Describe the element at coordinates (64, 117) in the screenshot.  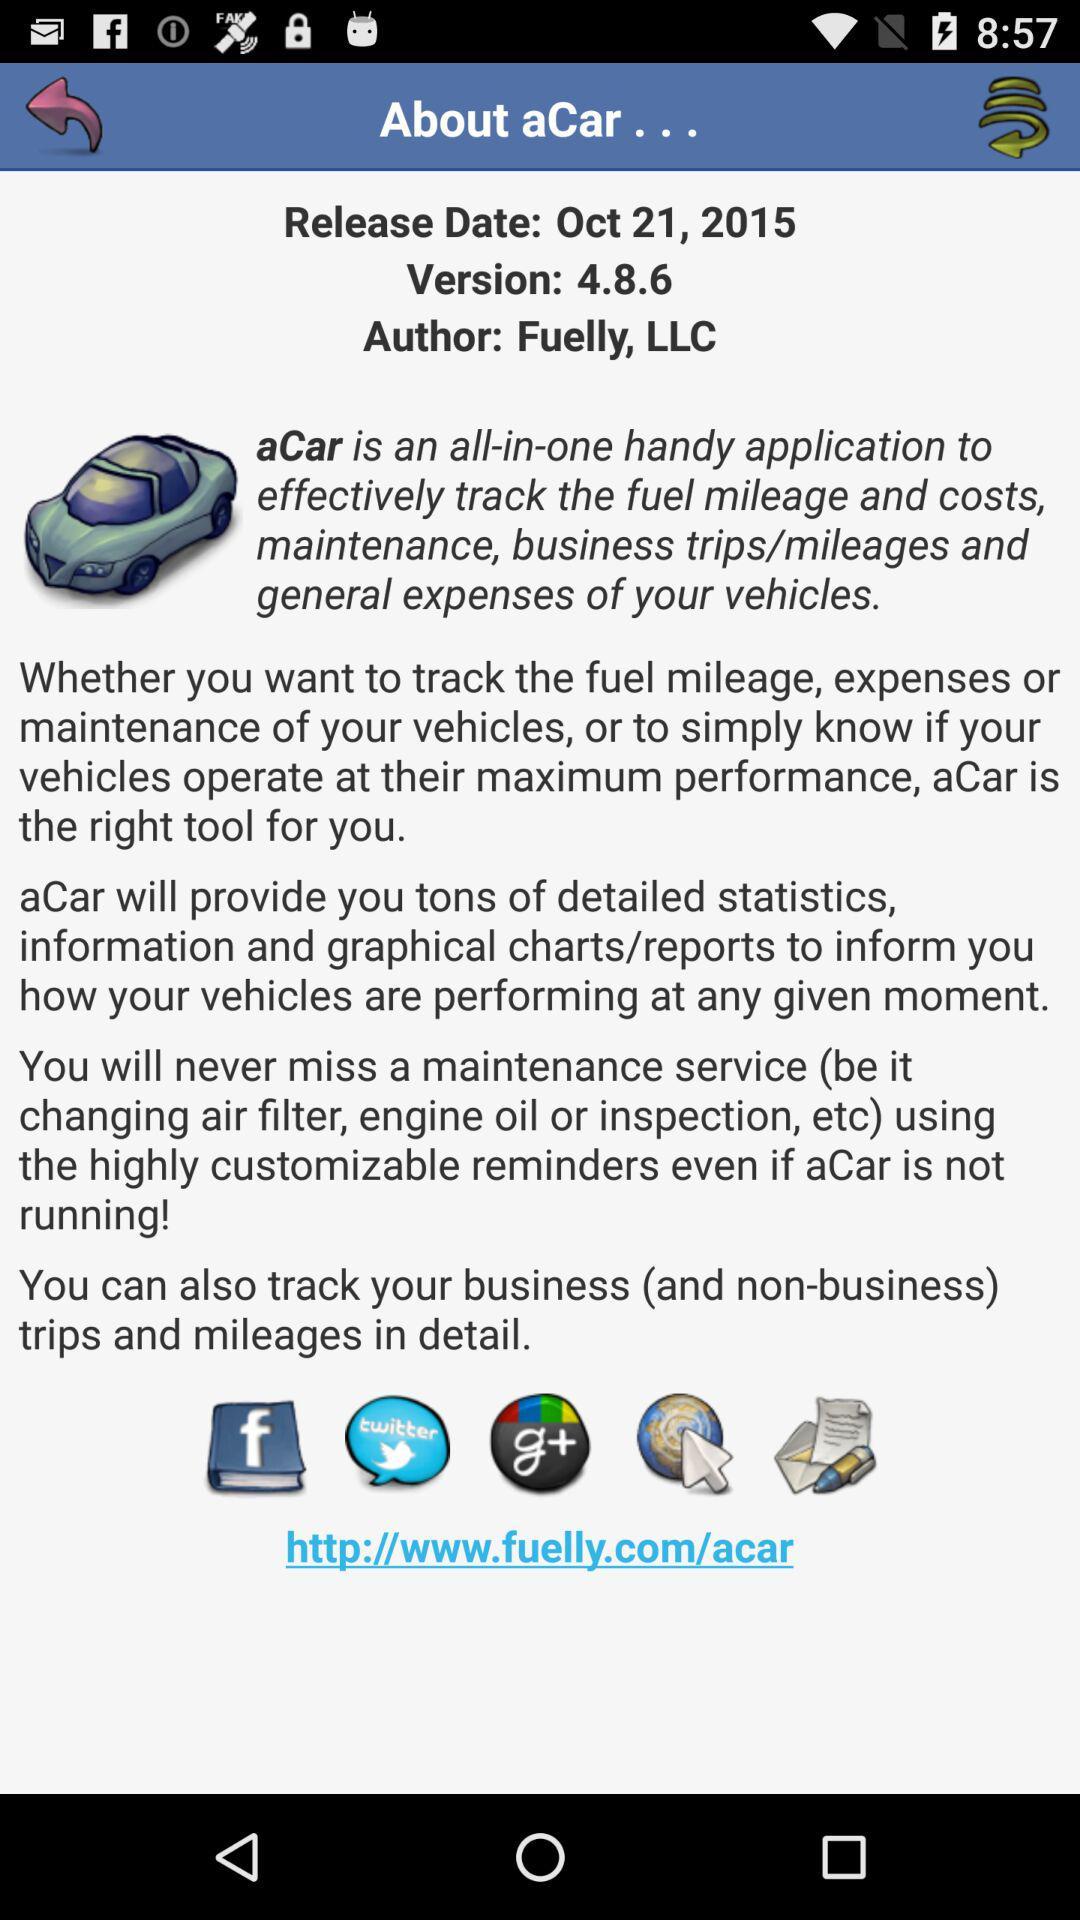
I see `icon at the top left corner` at that location.